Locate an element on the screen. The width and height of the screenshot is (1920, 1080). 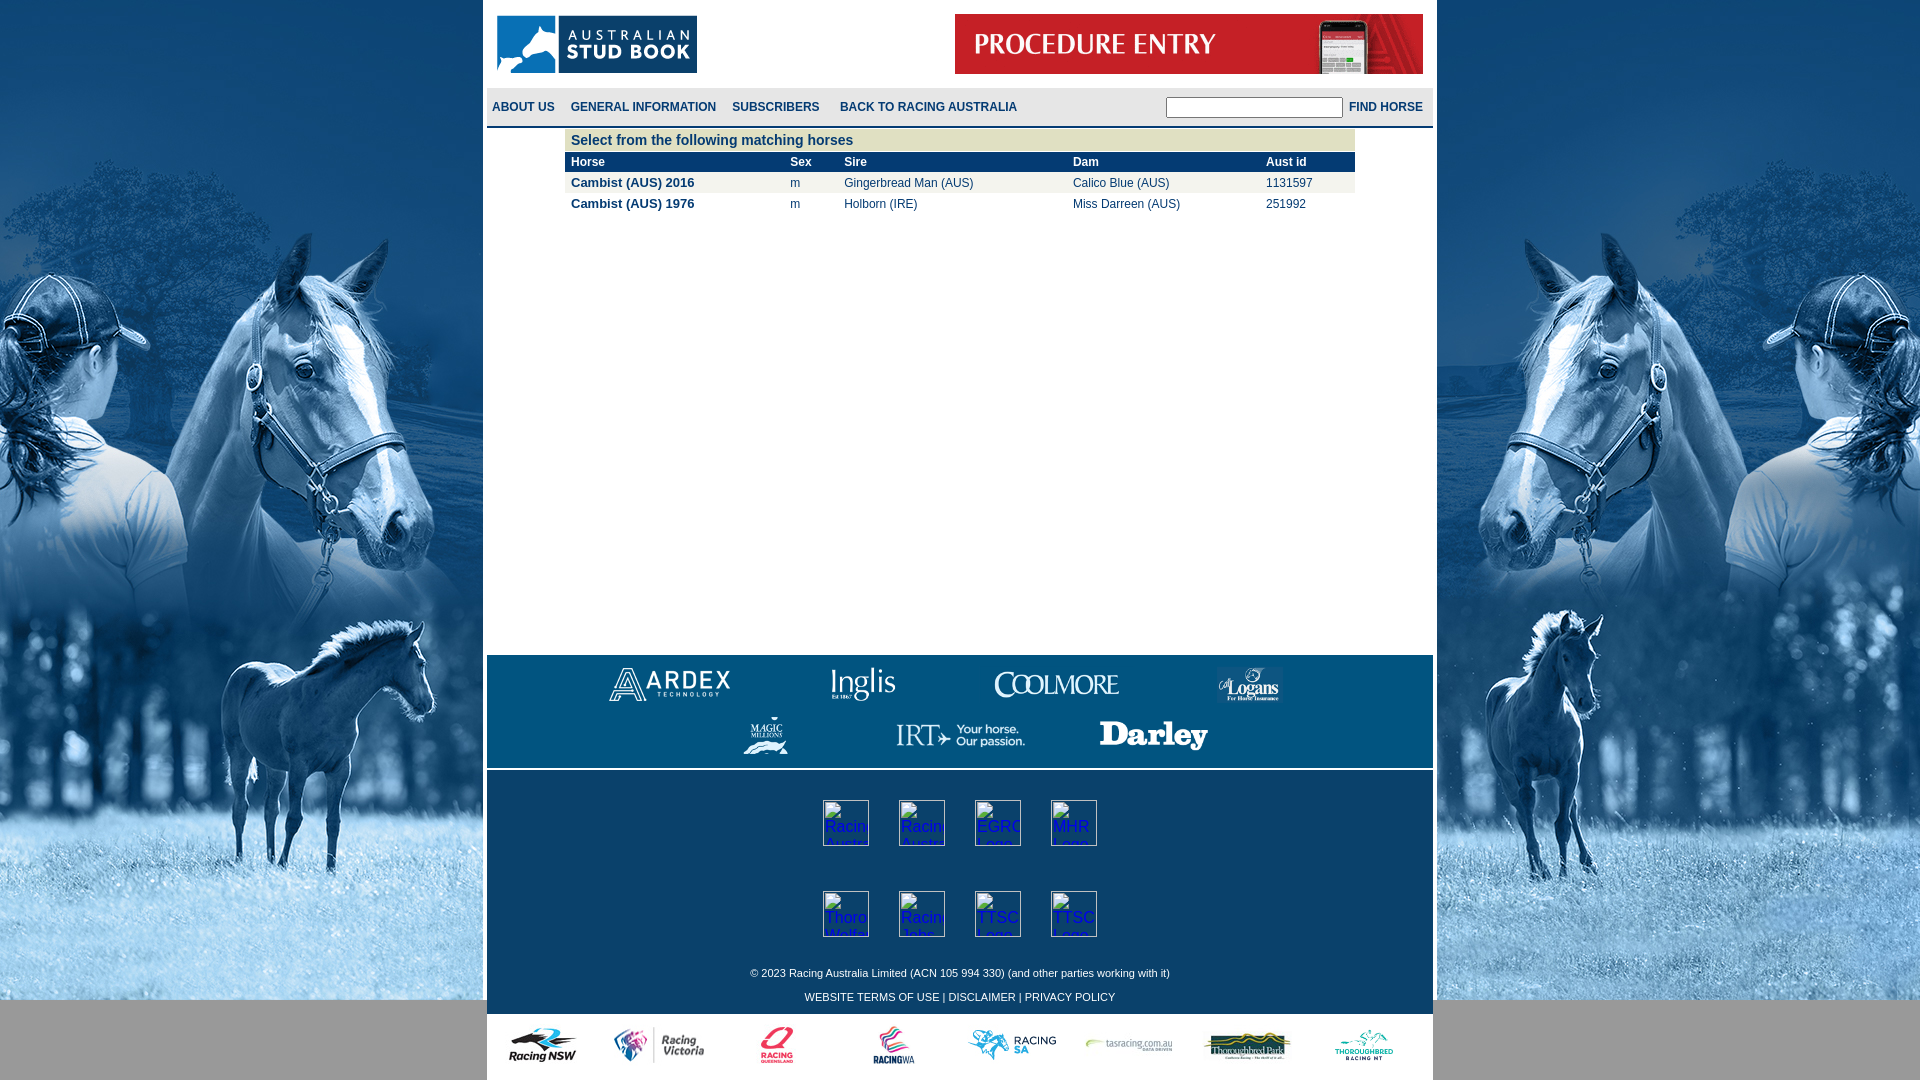
'Racing Australia' is located at coordinates (845, 822).